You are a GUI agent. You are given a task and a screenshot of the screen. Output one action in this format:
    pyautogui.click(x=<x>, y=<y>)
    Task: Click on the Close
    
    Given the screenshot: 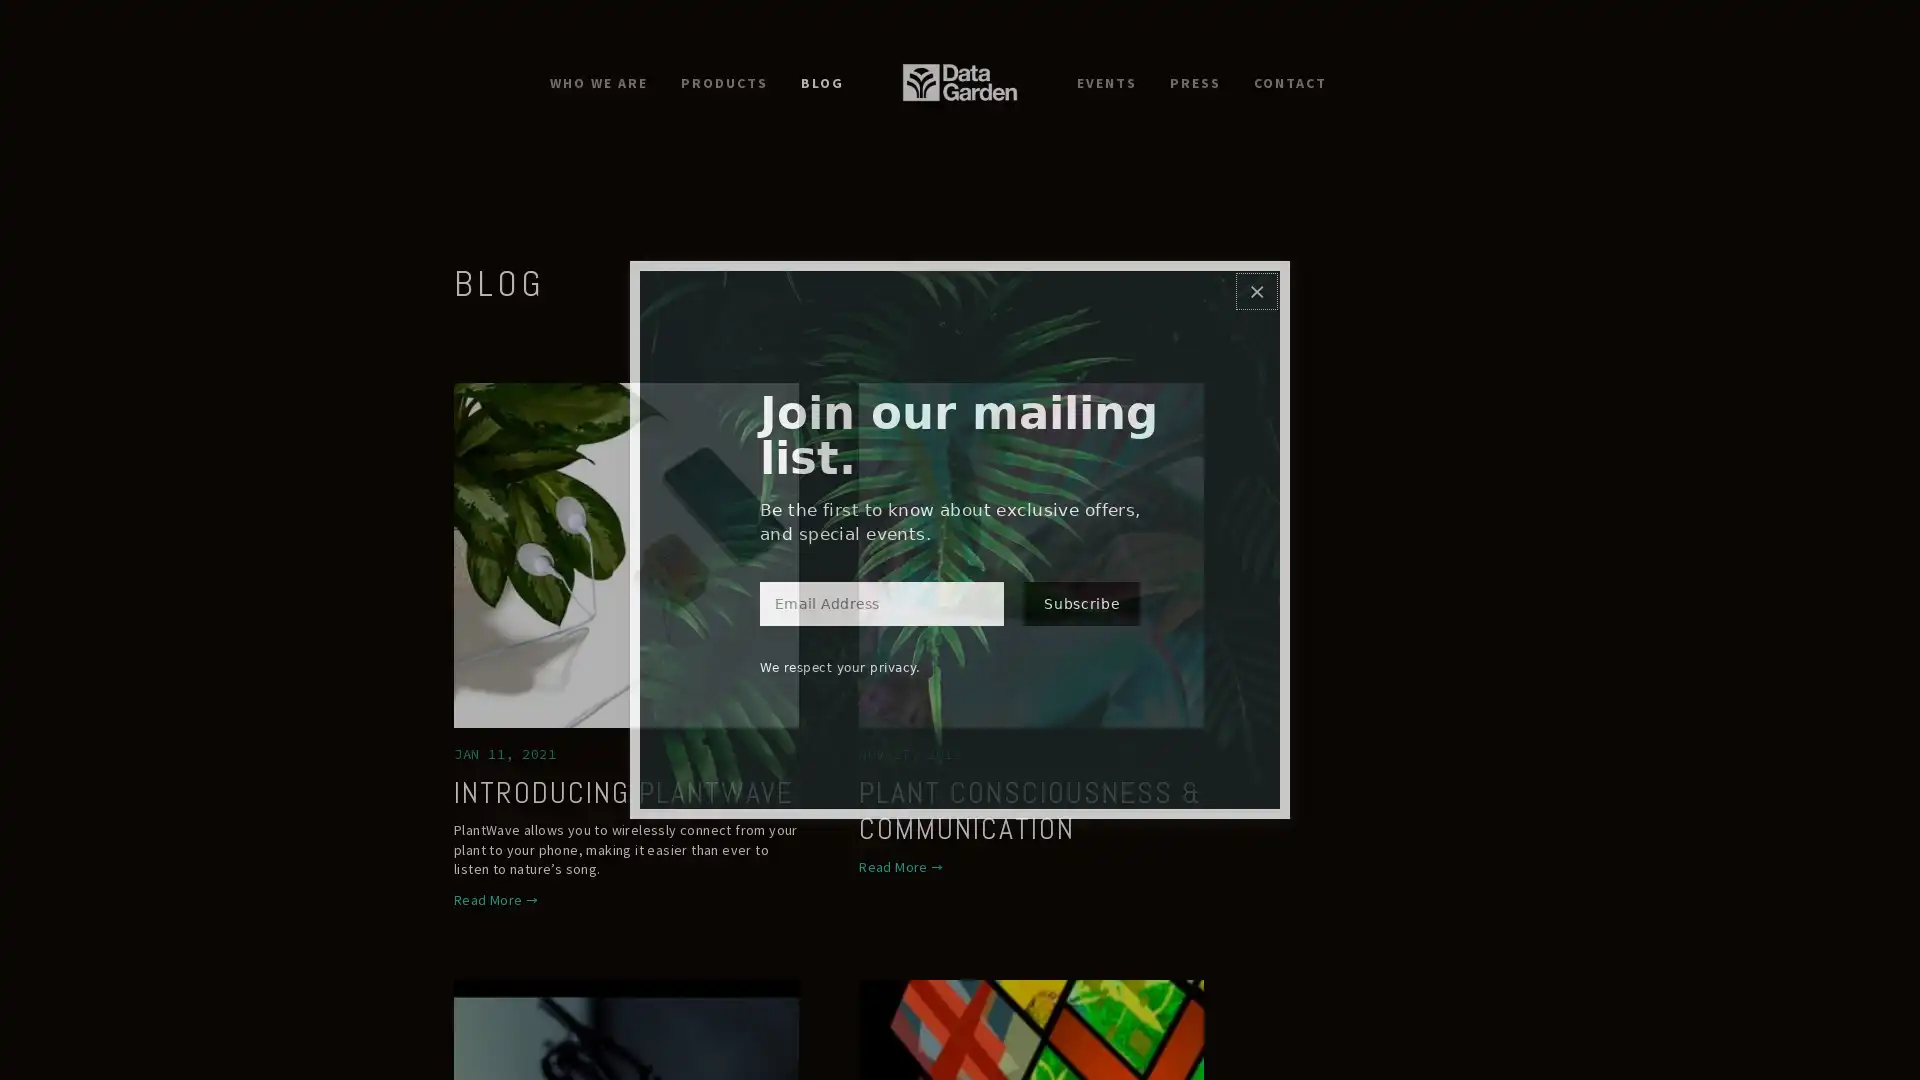 What is the action you would take?
    pyautogui.click(x=1255, y=277)
    